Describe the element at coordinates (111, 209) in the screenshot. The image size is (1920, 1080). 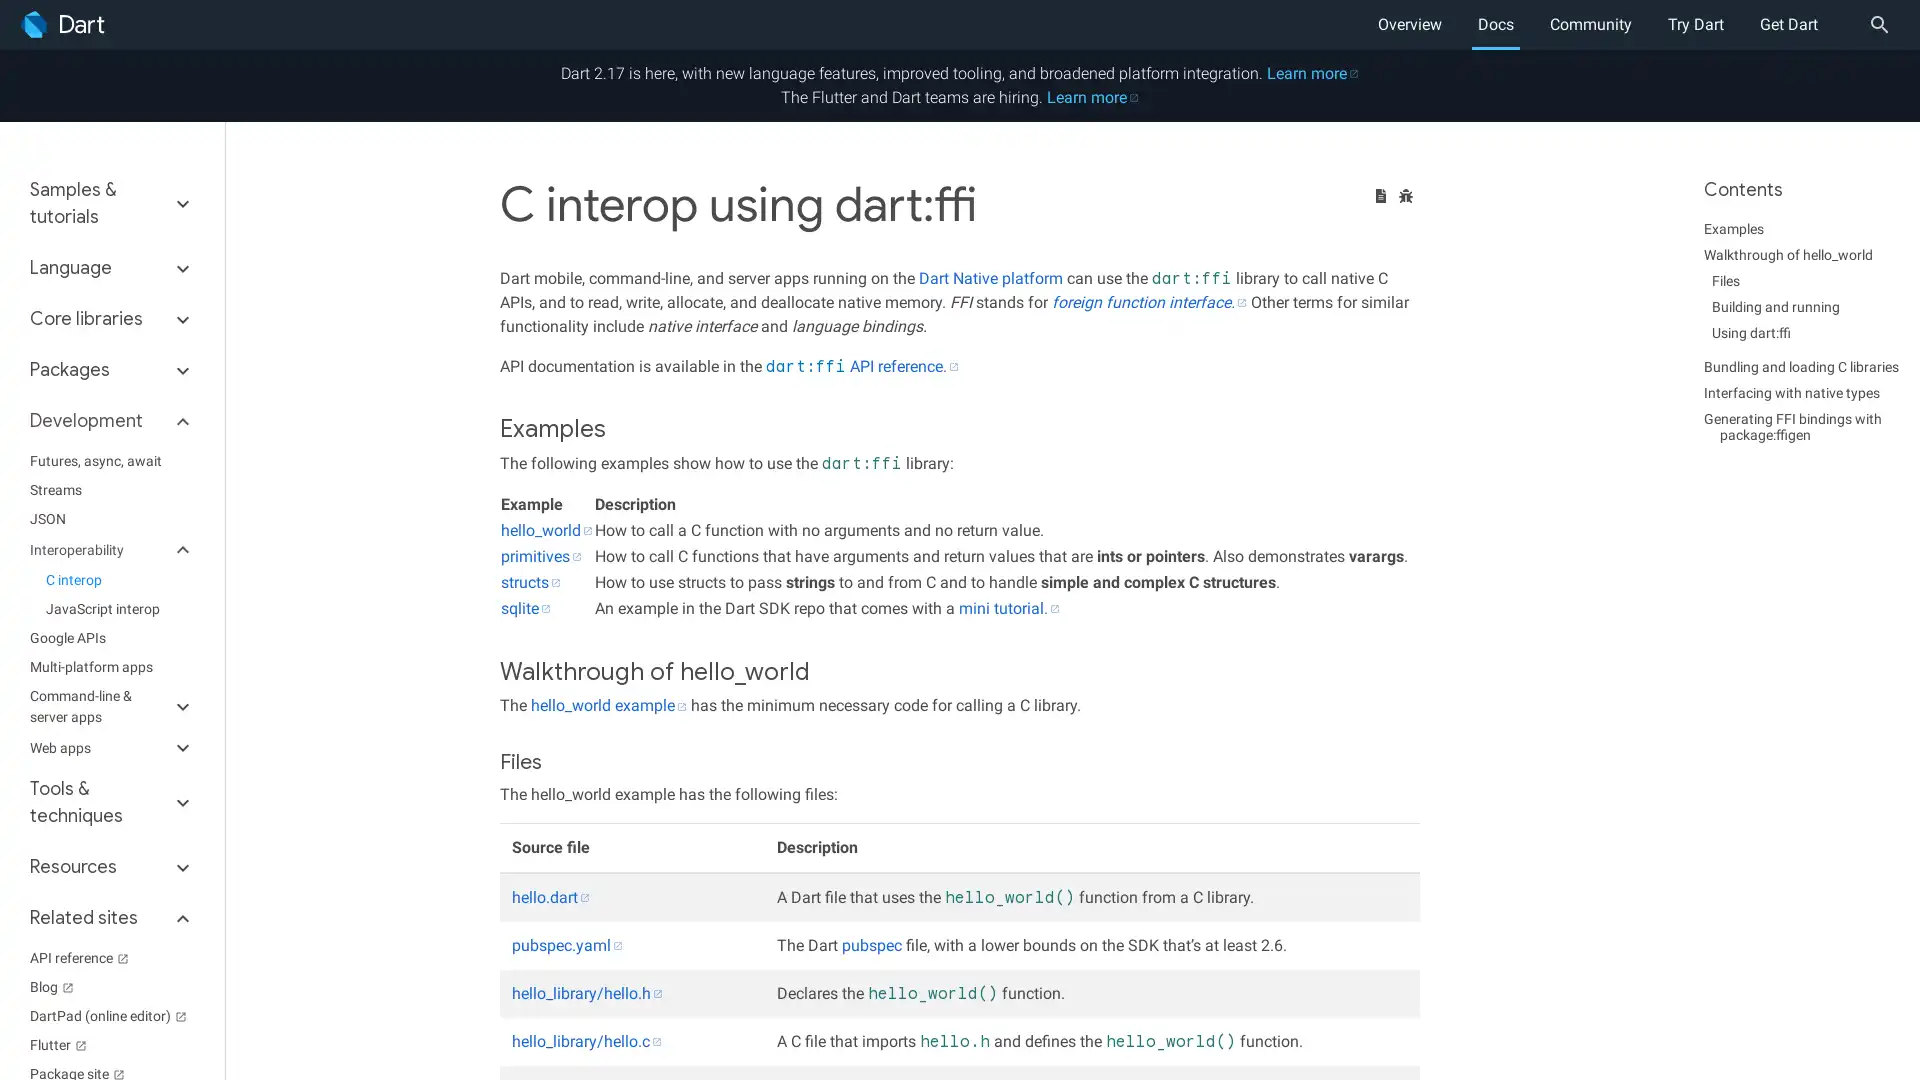
I see `Samples & tutorials keyboard_arrow_down` at that location.